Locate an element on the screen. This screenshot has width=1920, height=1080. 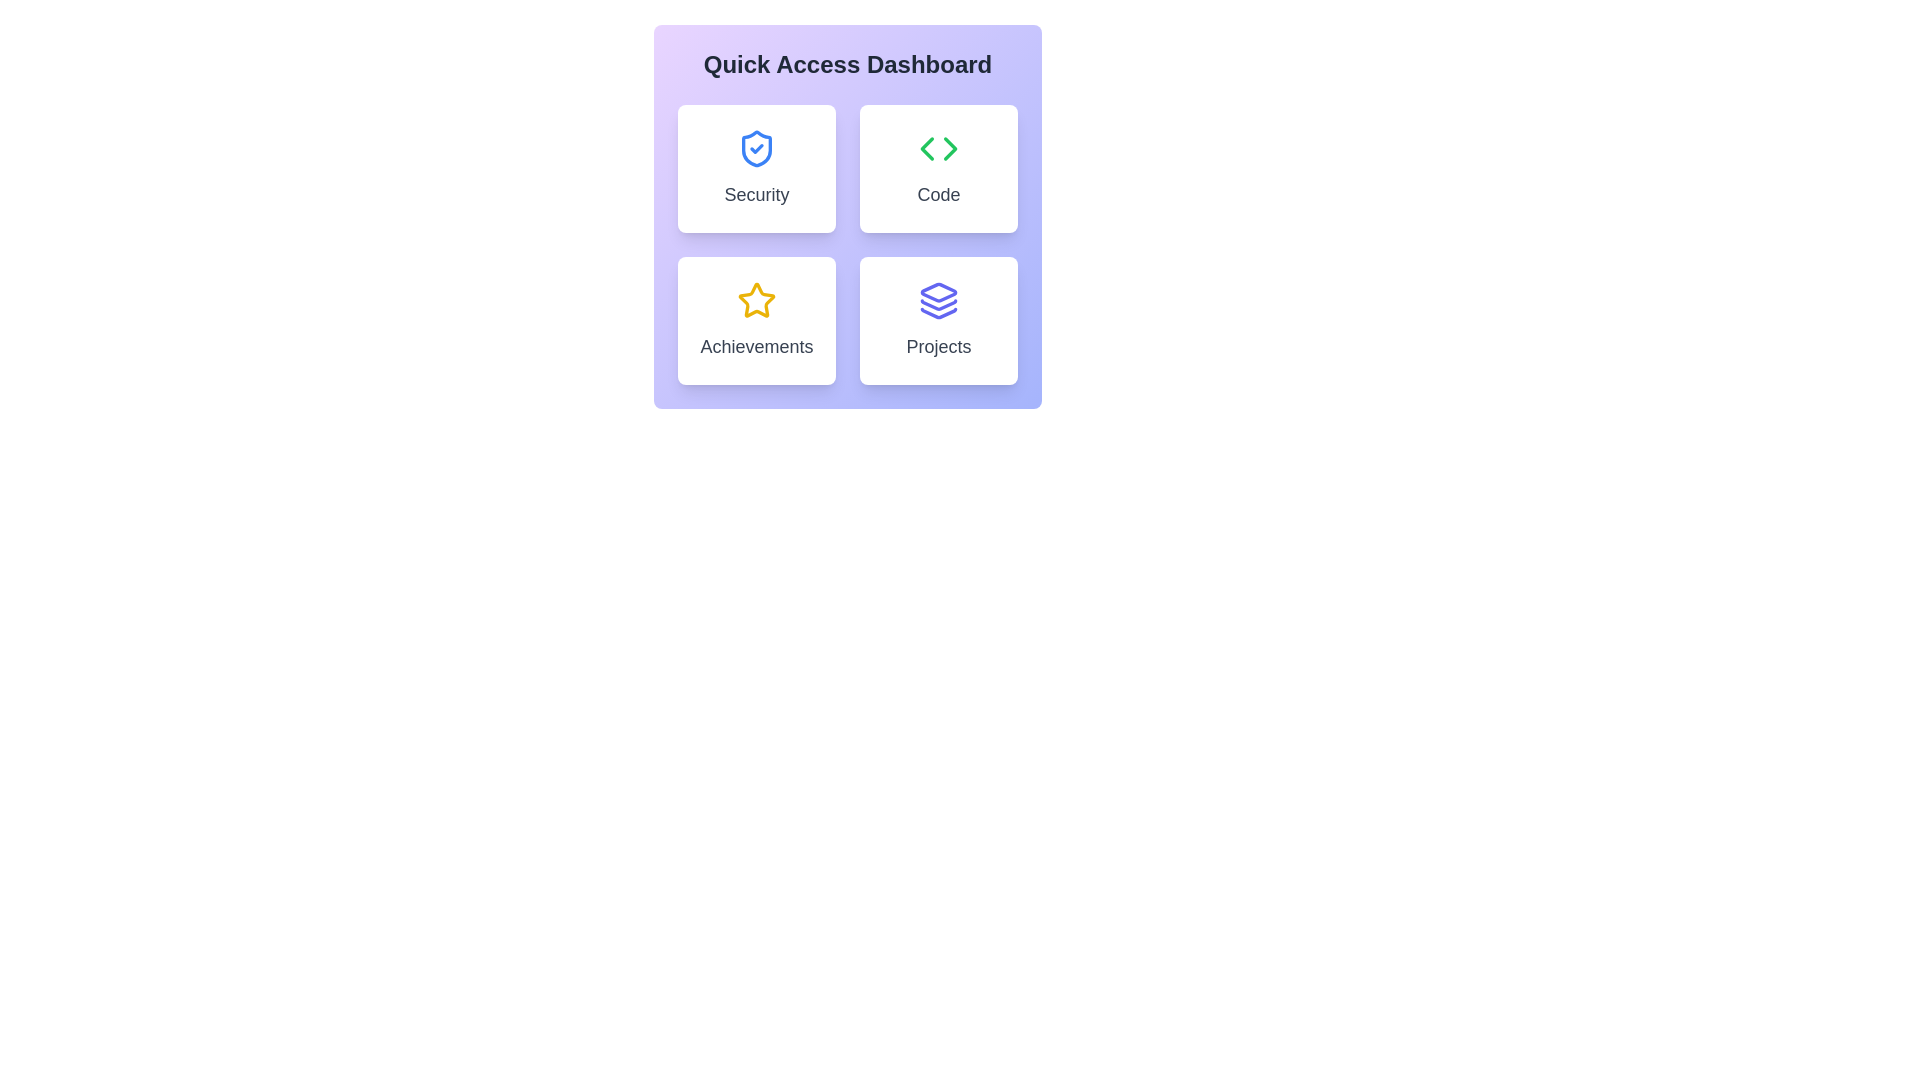
the security icon located in the top-center of the first card in the 'Quick Access Dashboard', positioned above the text 'Security' is located at coordinates (756, 148).